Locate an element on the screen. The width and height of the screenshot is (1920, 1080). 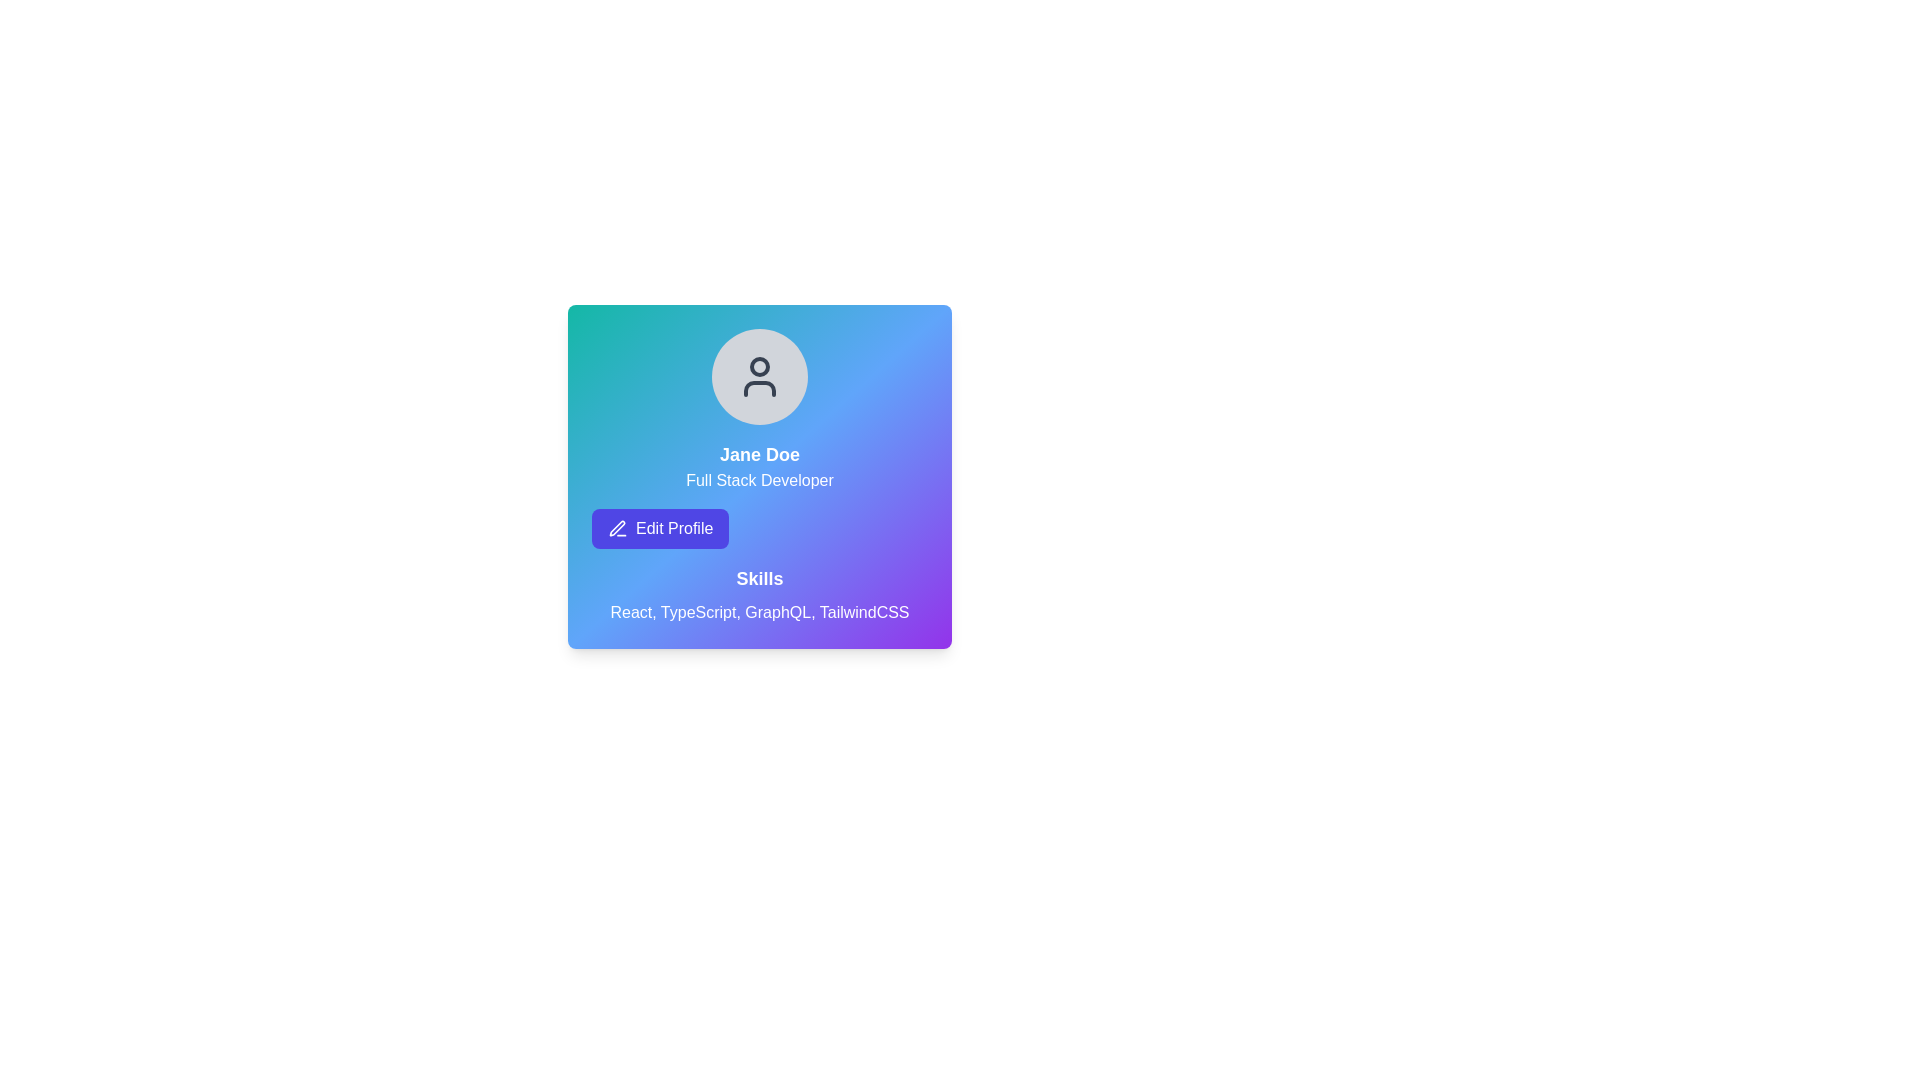
text content of the 'Skills' section, which includes proficiencies: 'React, TypeScript, GraphQL, and TailwindCSS'. This section is visually distinct with a bold title and a gradient background is located at coordinates (758, 593).